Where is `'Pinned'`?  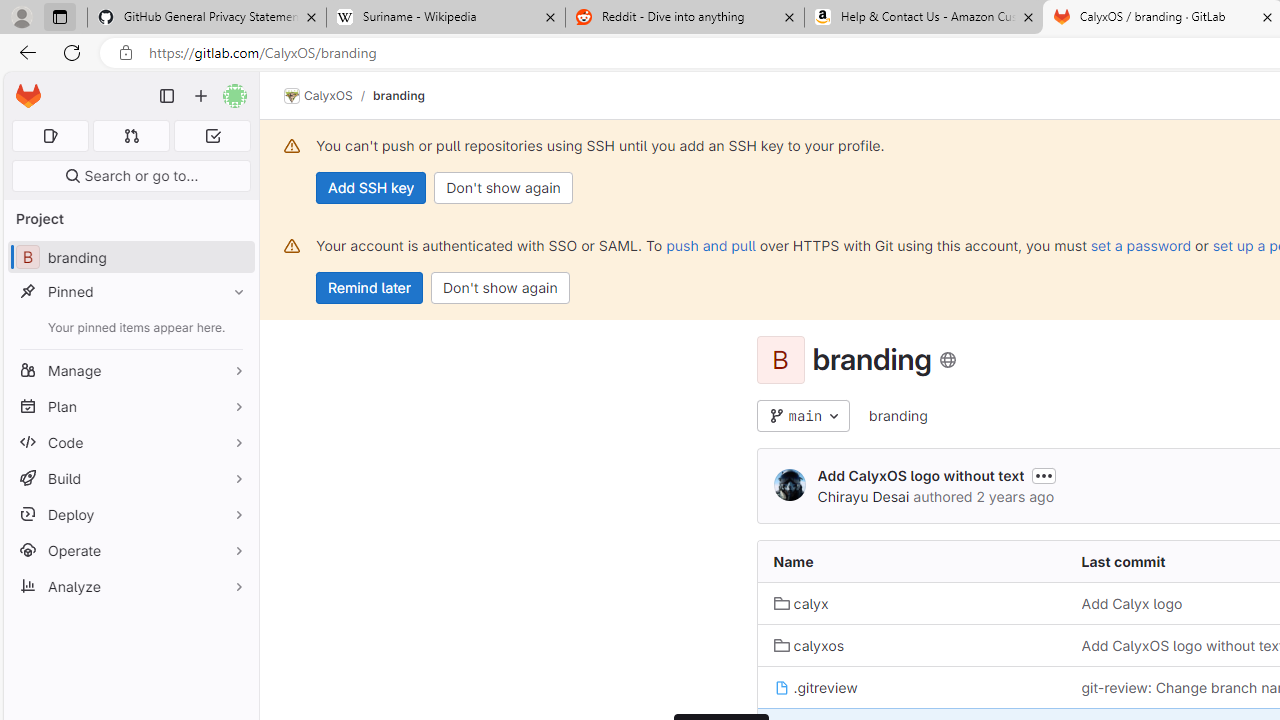 'Pinned' is located at coordinates (130, 291).